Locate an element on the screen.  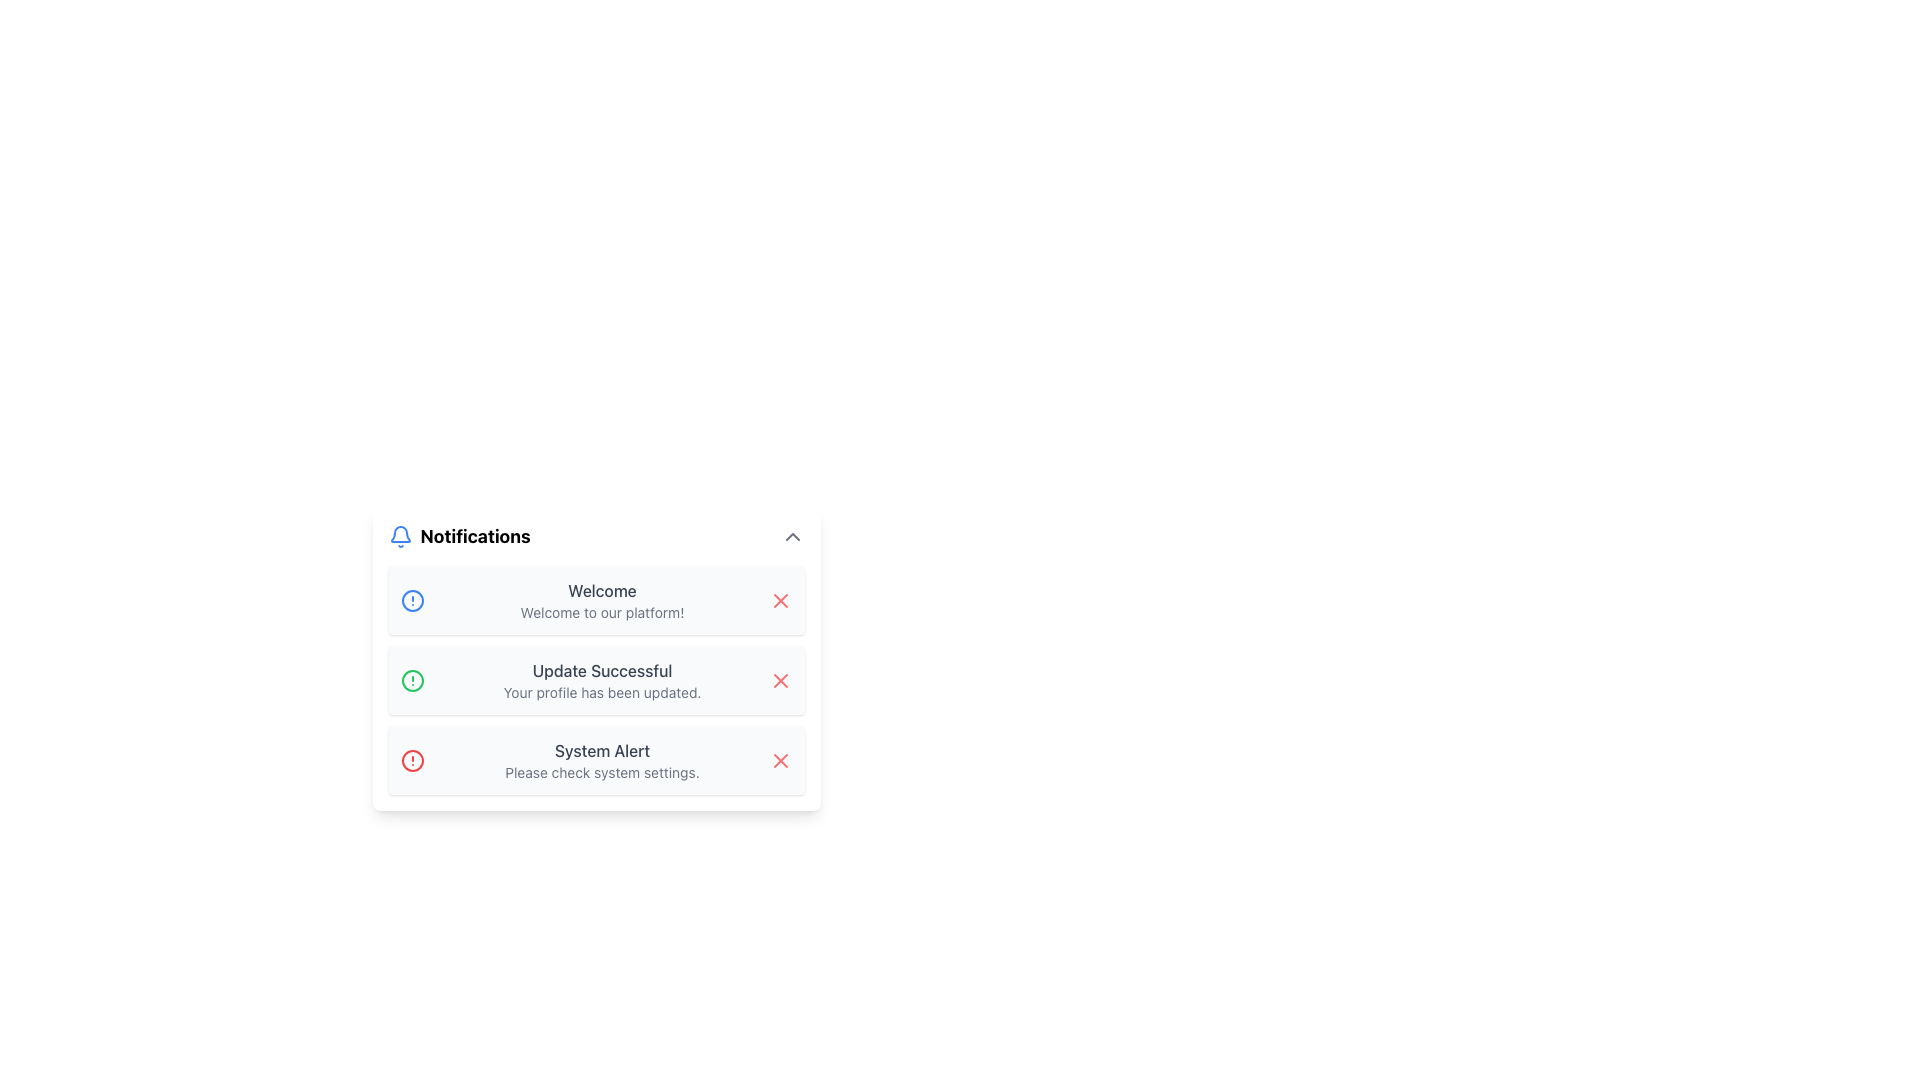
the urgent notification icon located at the left side of the 'System Alert' notification block in the notifications panel is located at coordinates (411, 760).